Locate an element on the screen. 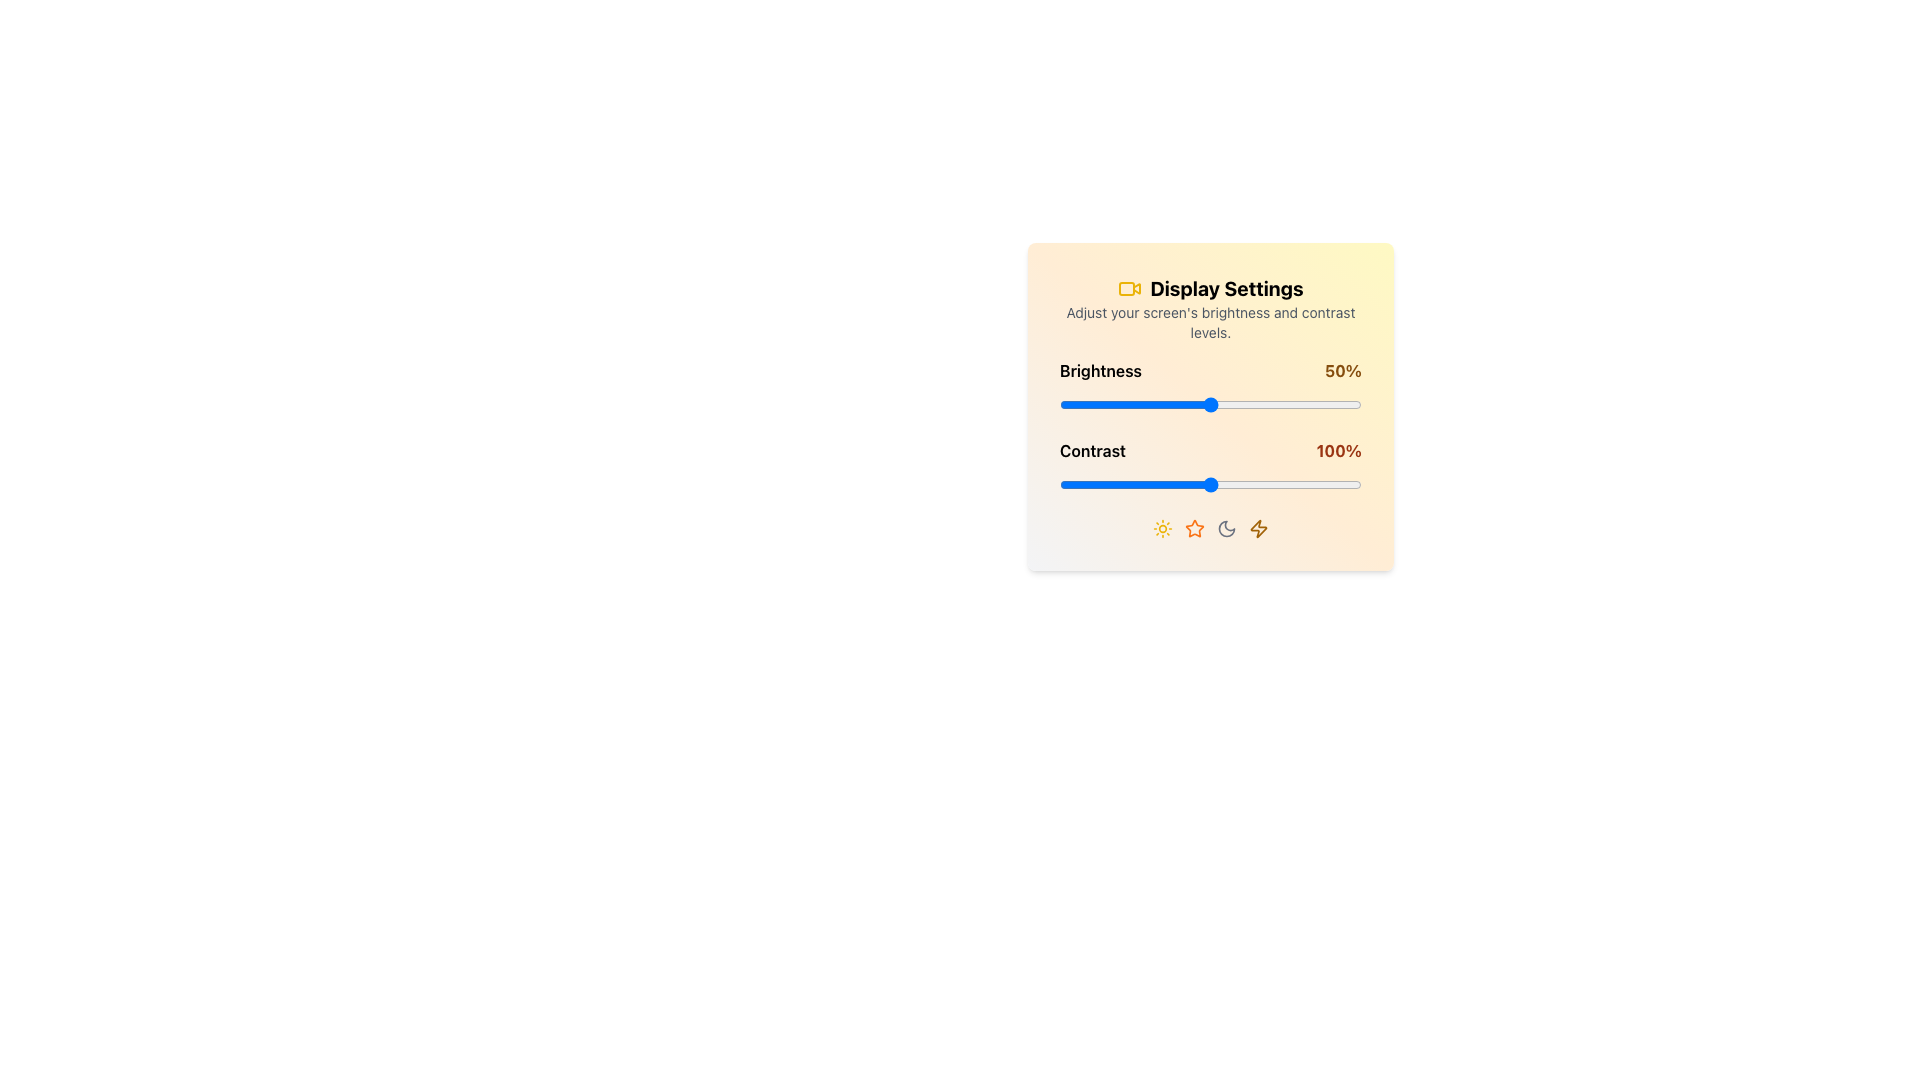  the text element displaying '50%' in bold yellow, which indicates the current brightness level and is aligned to the right of the 'Brightness' label in the Display Settings panel is located at coordinates (1343, 370).